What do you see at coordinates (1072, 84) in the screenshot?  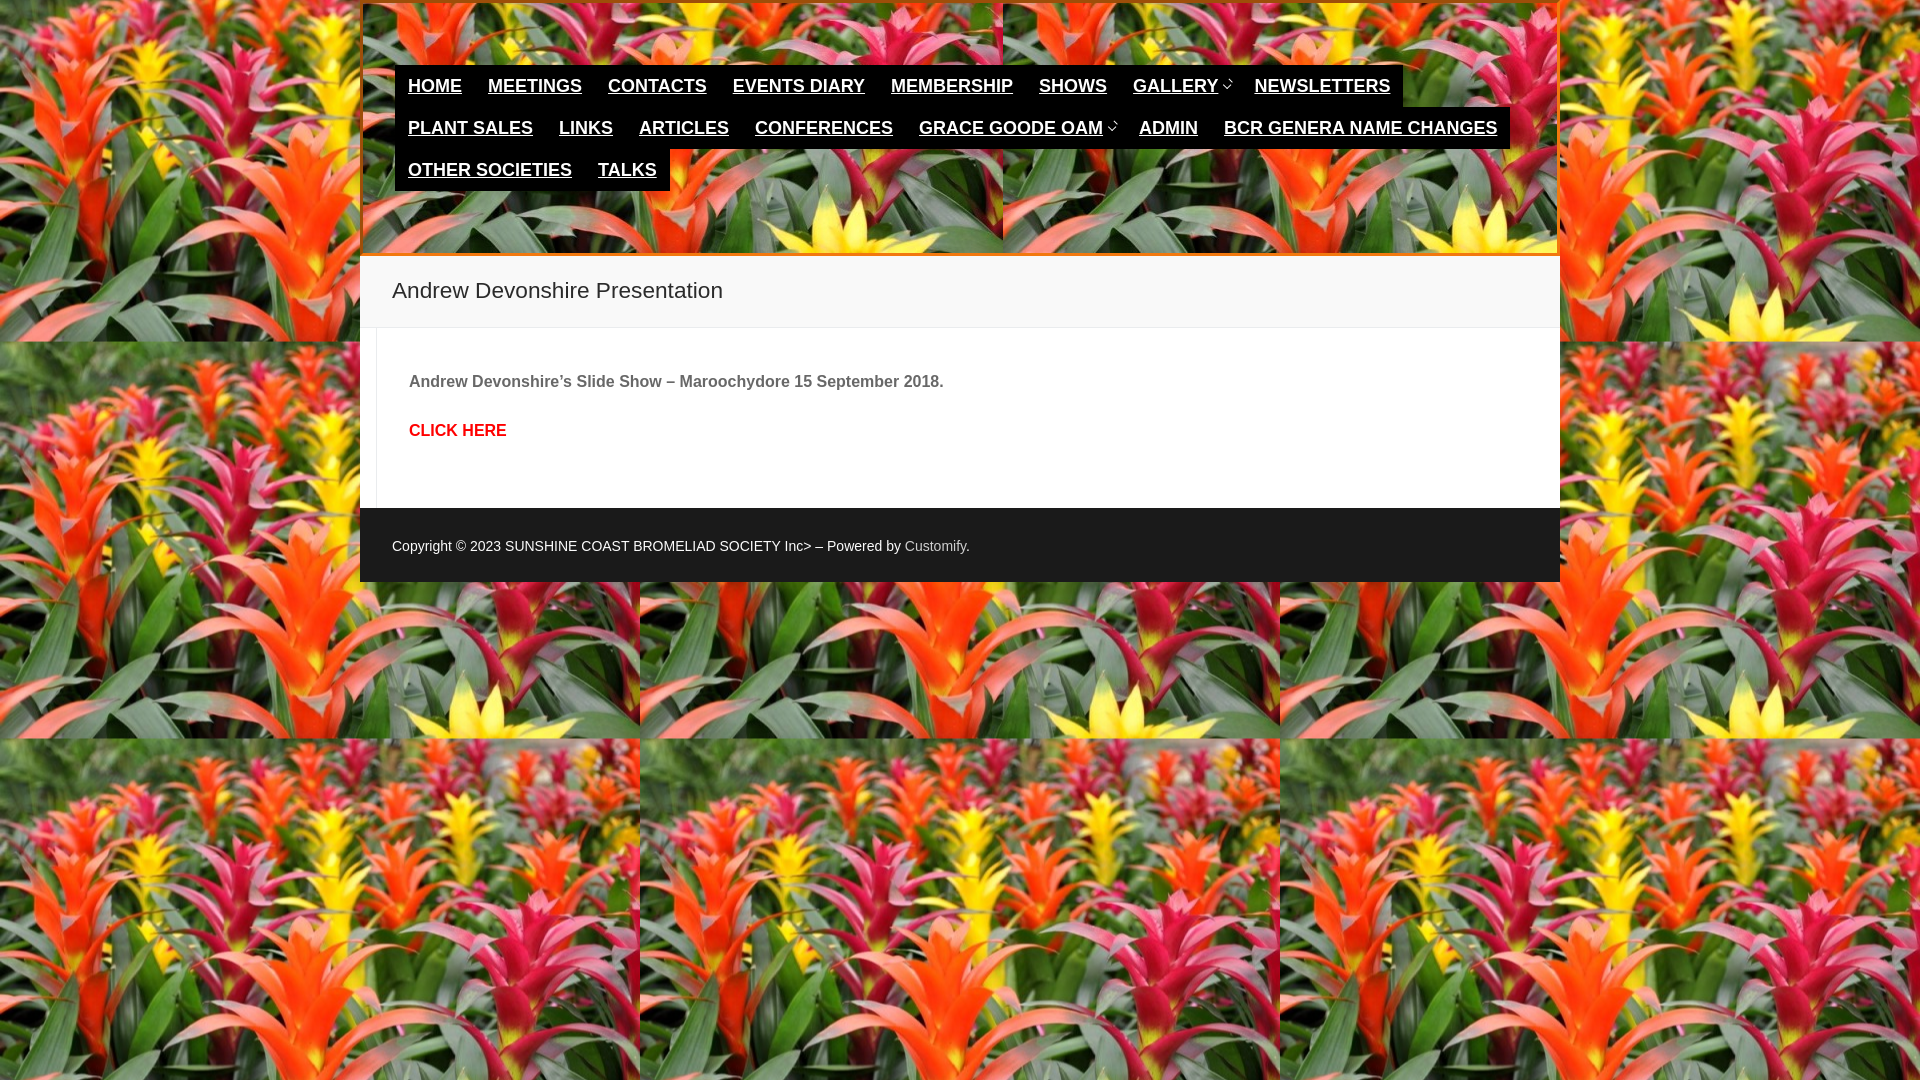 I see `'SHOWS'` at bounding box center [1072, 84].